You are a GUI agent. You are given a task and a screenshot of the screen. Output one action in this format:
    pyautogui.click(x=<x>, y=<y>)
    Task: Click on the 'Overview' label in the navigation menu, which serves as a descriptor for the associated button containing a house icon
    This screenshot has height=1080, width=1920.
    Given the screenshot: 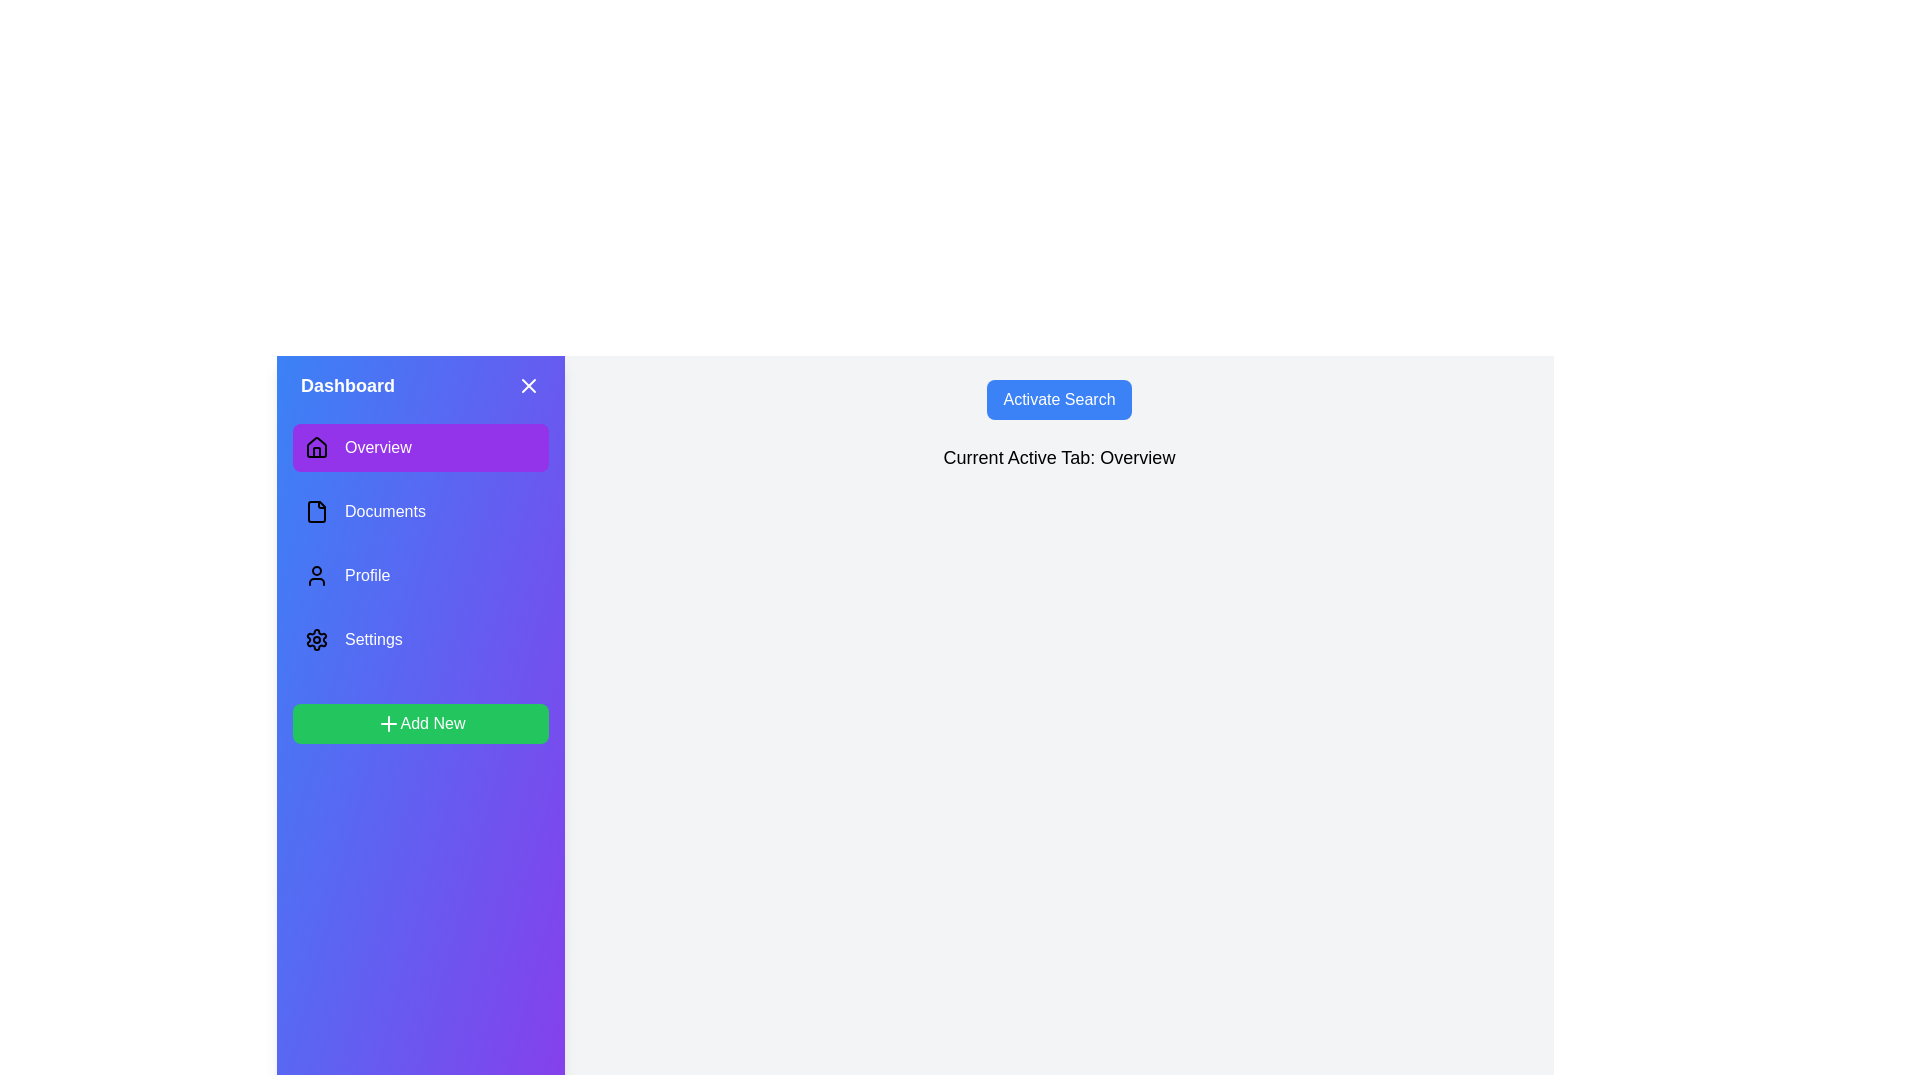 What is the action you would take?
    pyautogui.click(x=378, y=446)
    